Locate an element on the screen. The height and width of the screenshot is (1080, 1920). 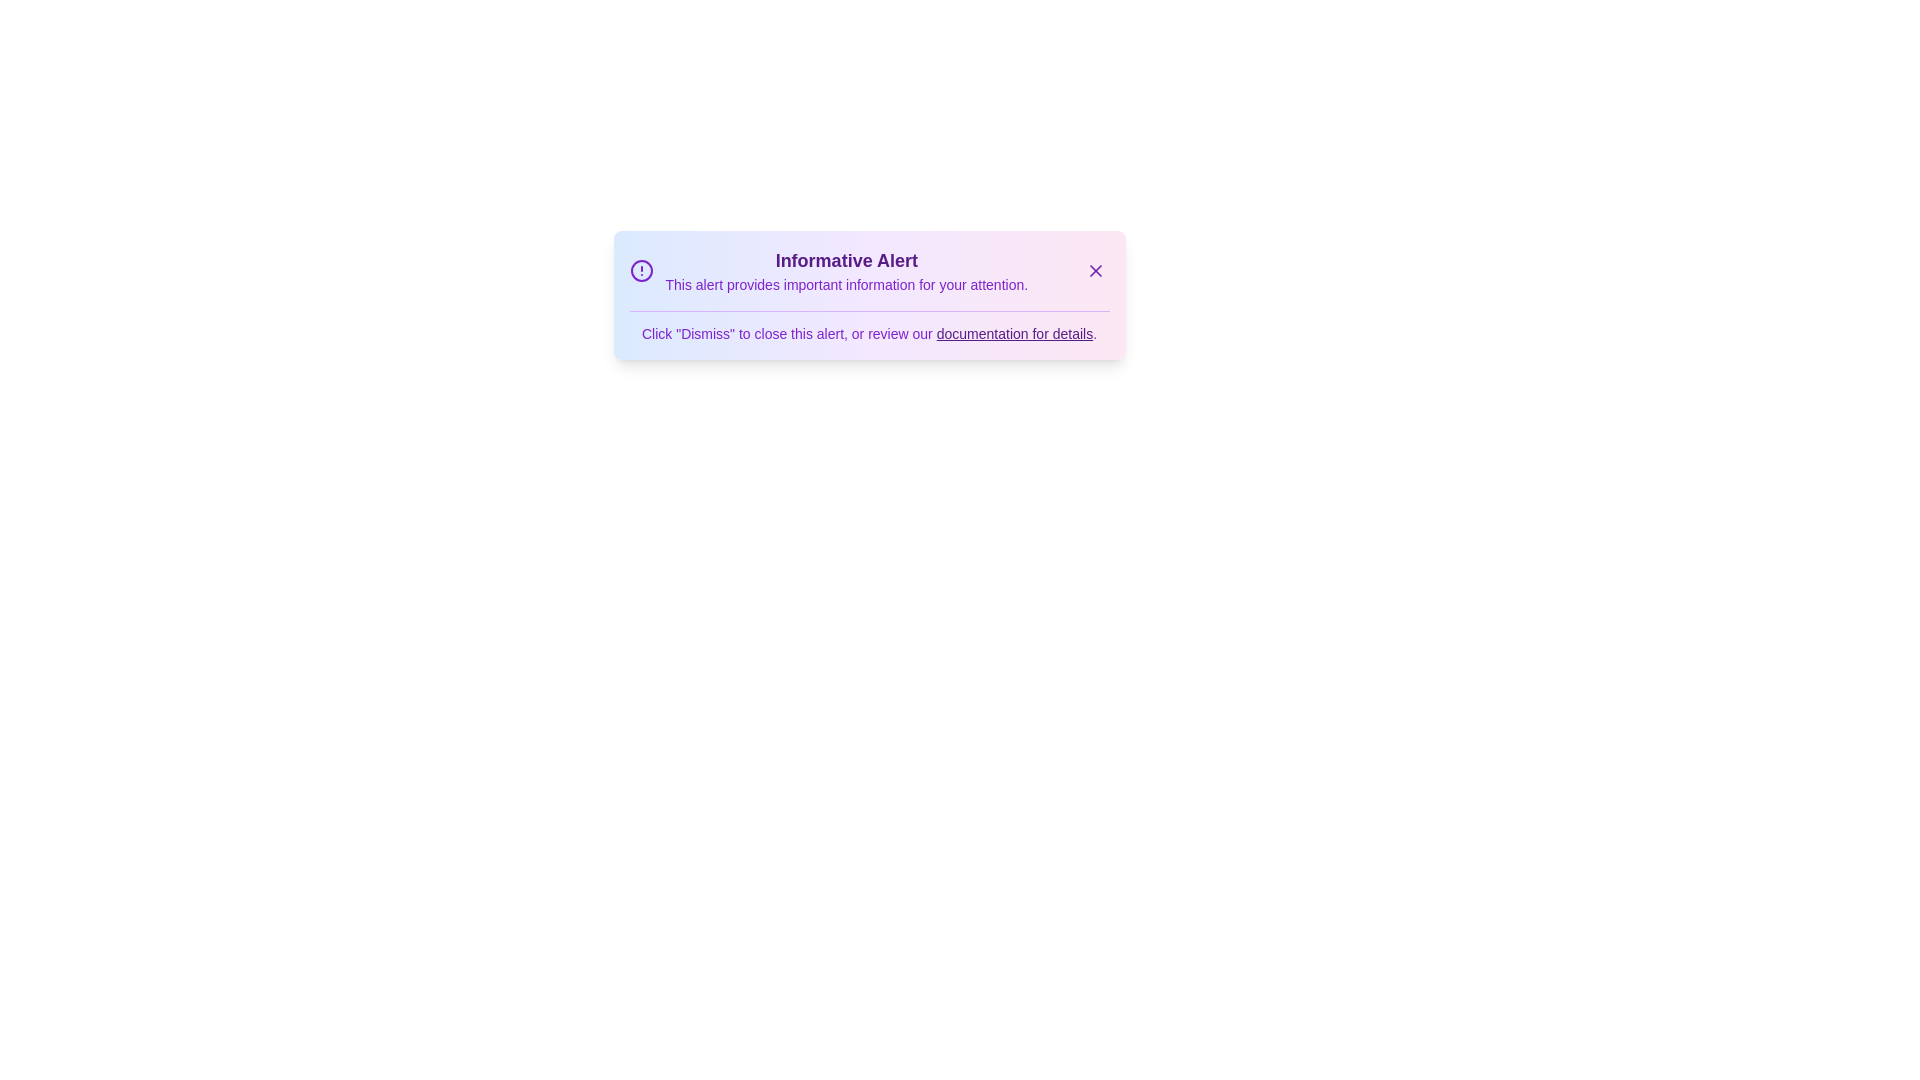
the 'documentation for details' link is located at coordinates (1014, 333).